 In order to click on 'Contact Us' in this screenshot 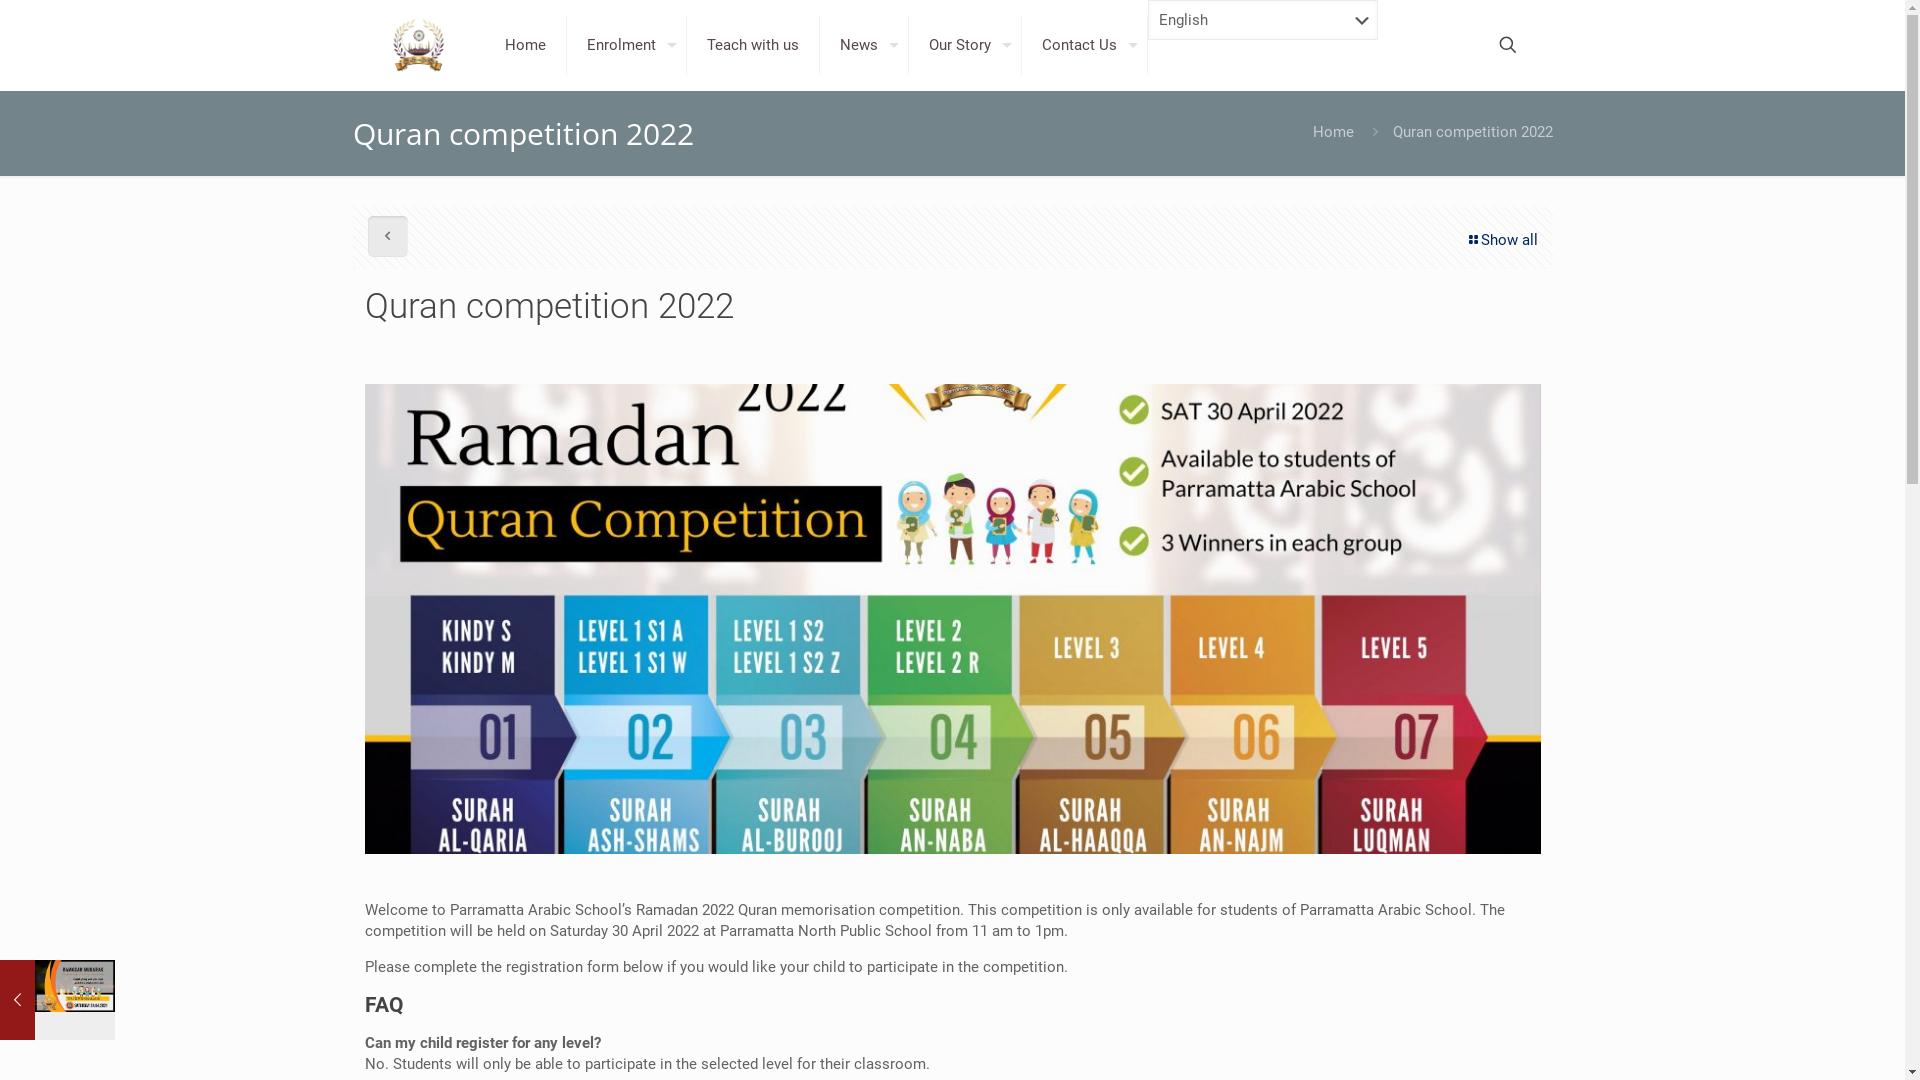, I will do `click(1083, 45)`.